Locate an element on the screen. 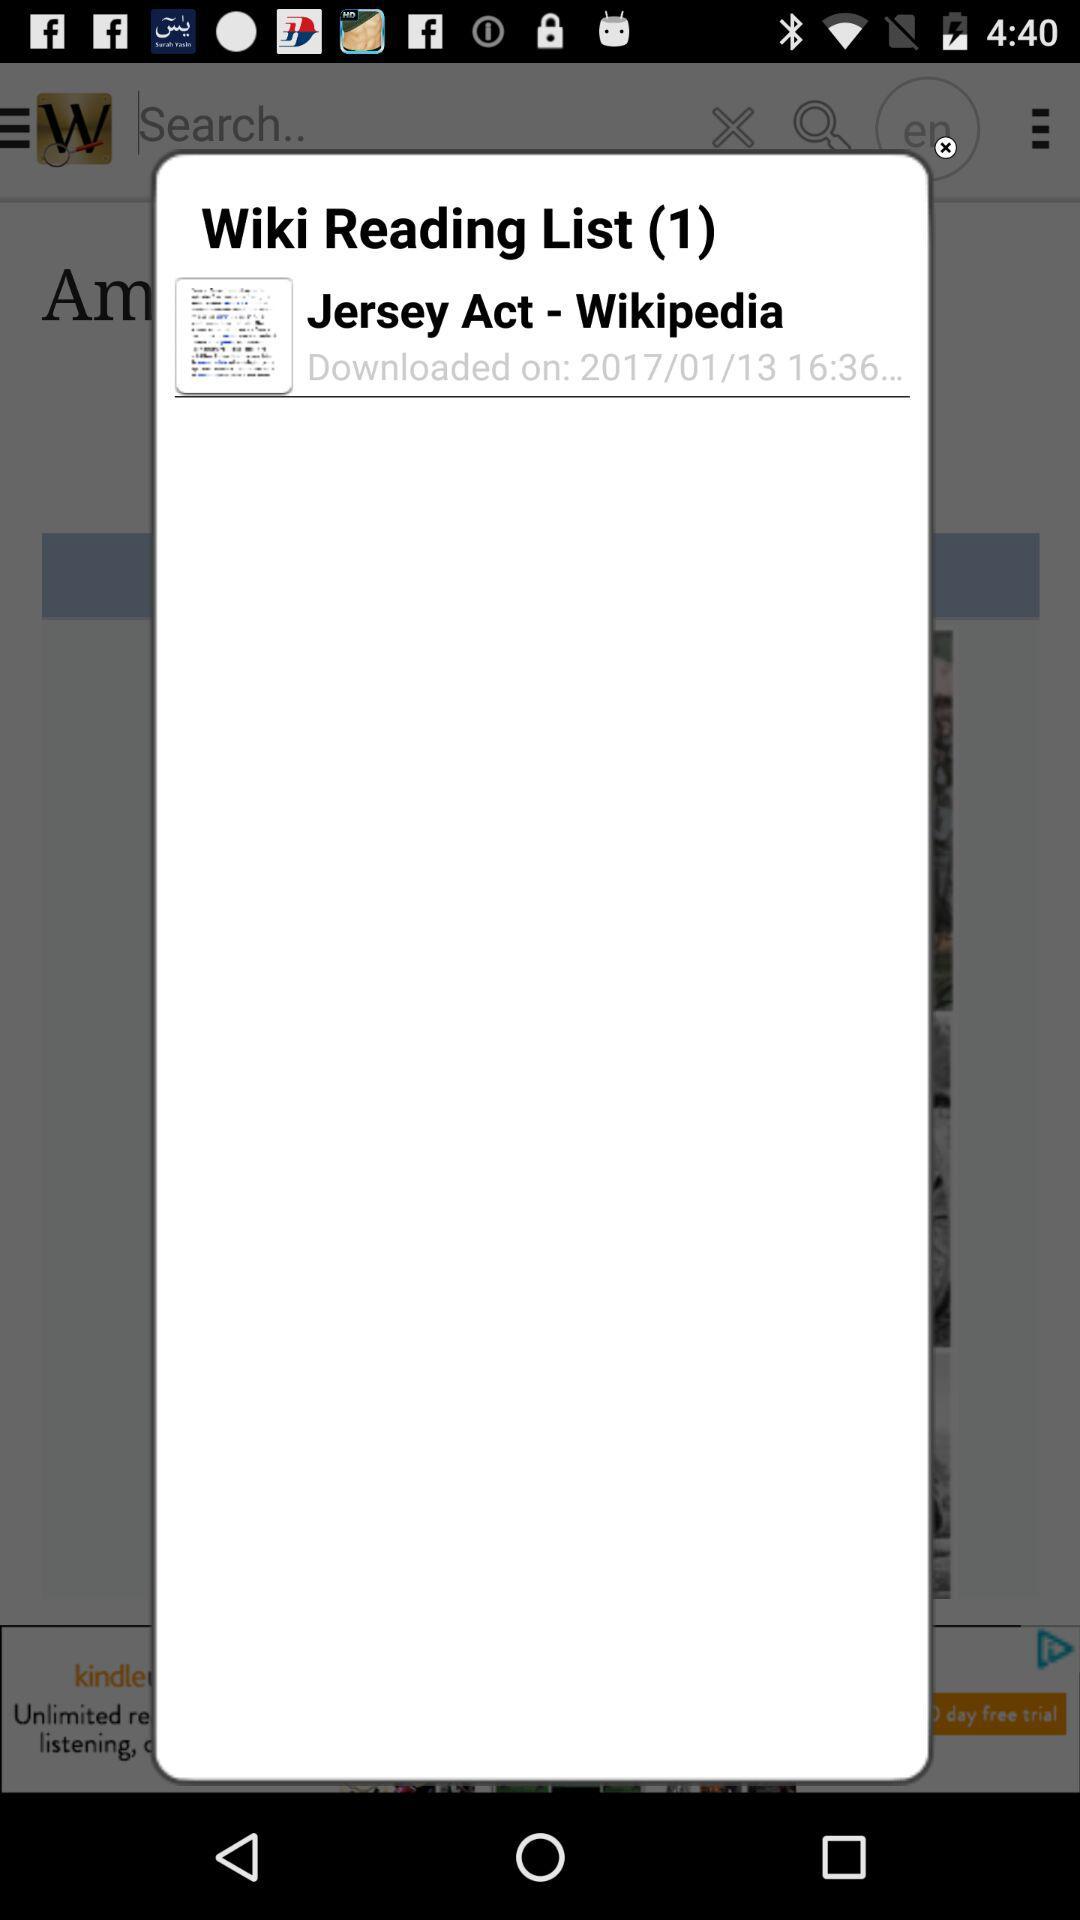 The image size is (1080, 1920). icon next to downloaded on 2017 icon is located at coordinates (233, 336).